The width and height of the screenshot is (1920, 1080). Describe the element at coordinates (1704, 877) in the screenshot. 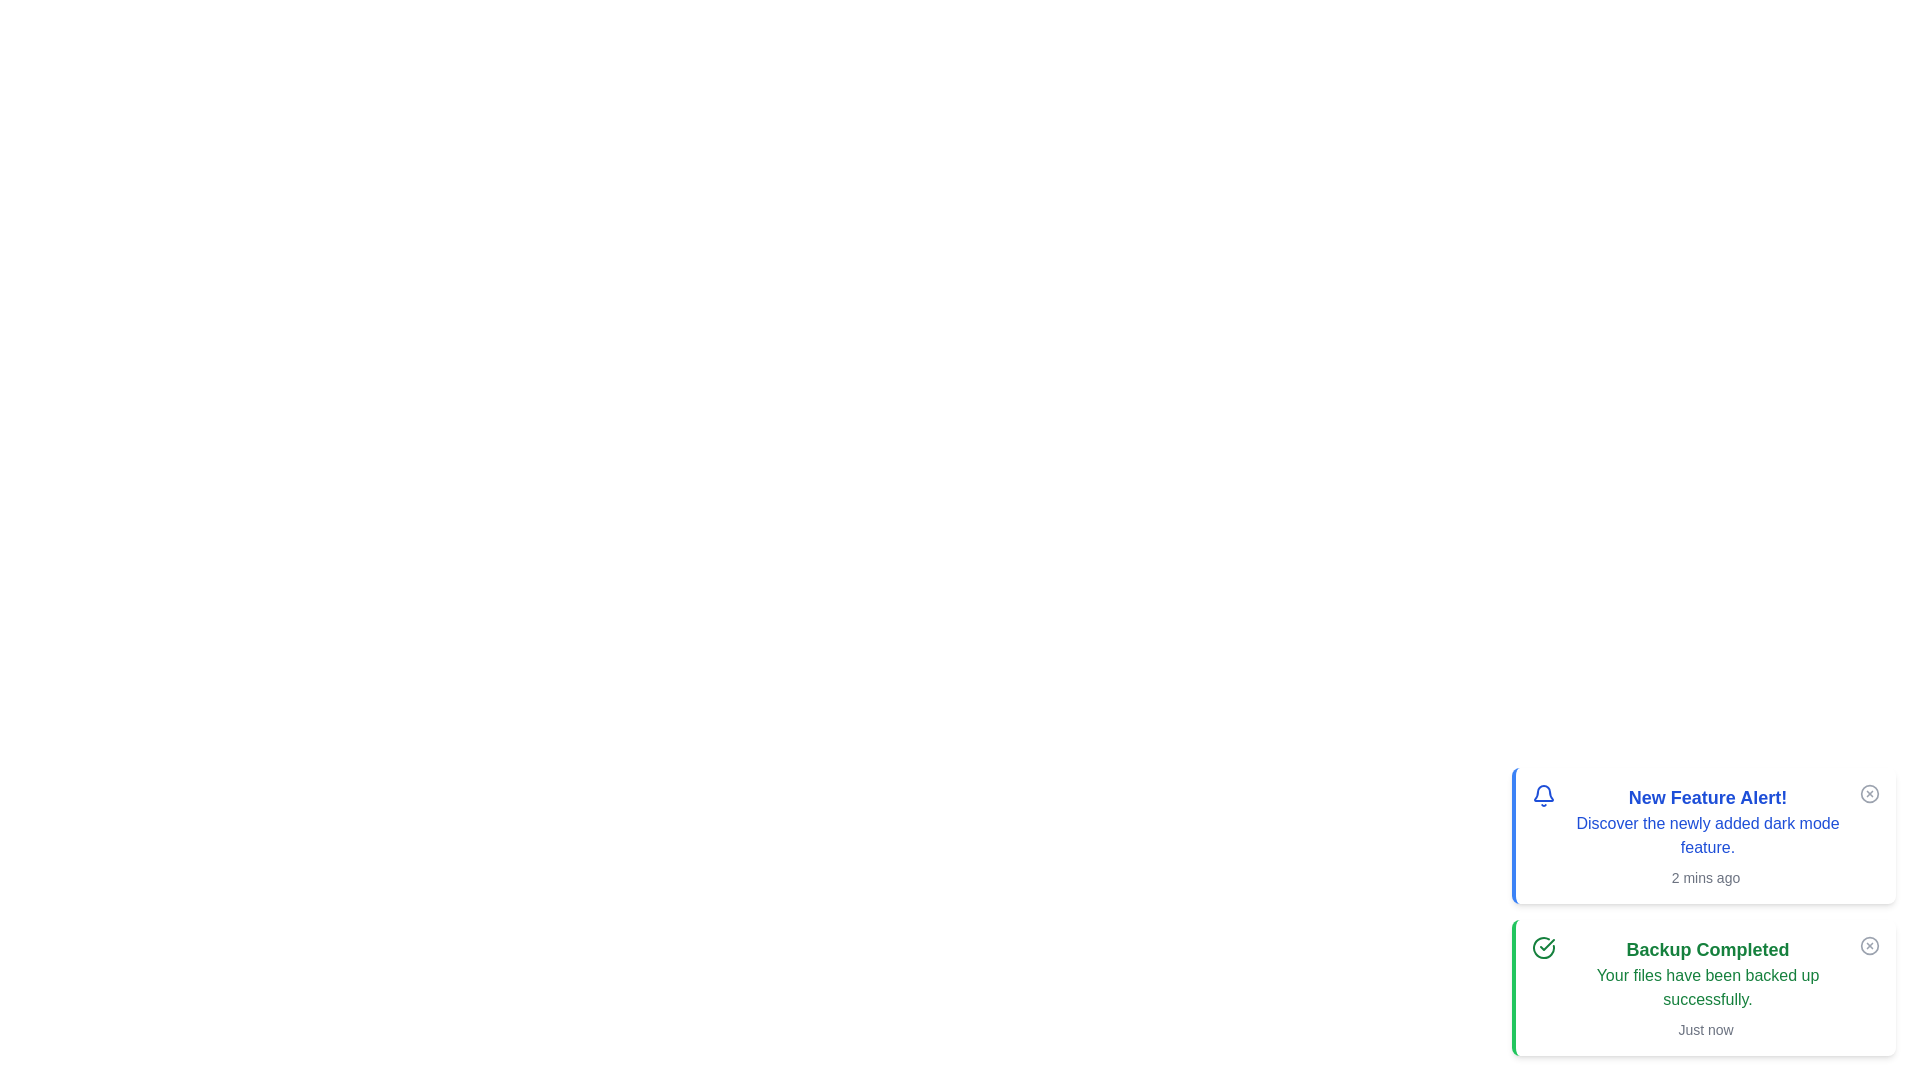

I see `the timestamp of the alert labeled 'New Feature Alert!'` at that location.